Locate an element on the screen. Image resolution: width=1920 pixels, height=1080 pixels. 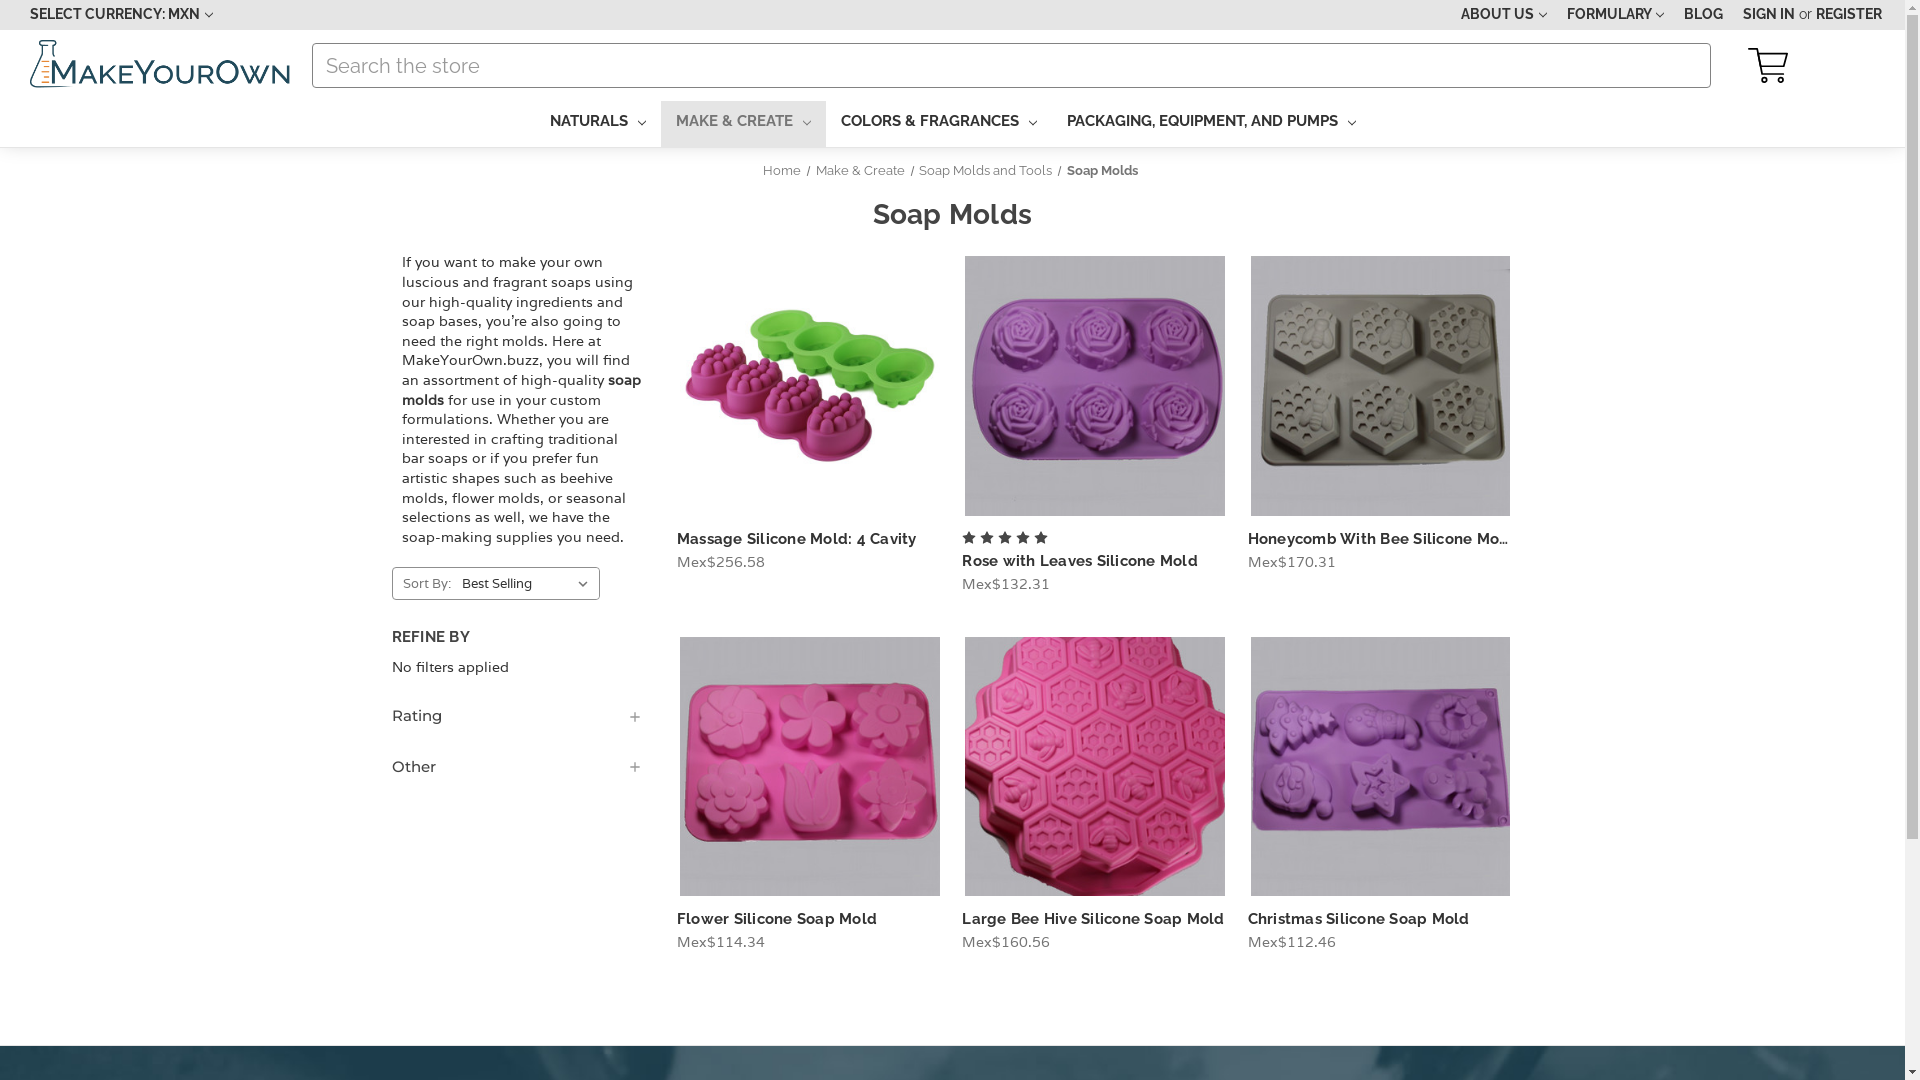
'Silicone Rose Mold exterior' is located at coordinates (1093, 385).